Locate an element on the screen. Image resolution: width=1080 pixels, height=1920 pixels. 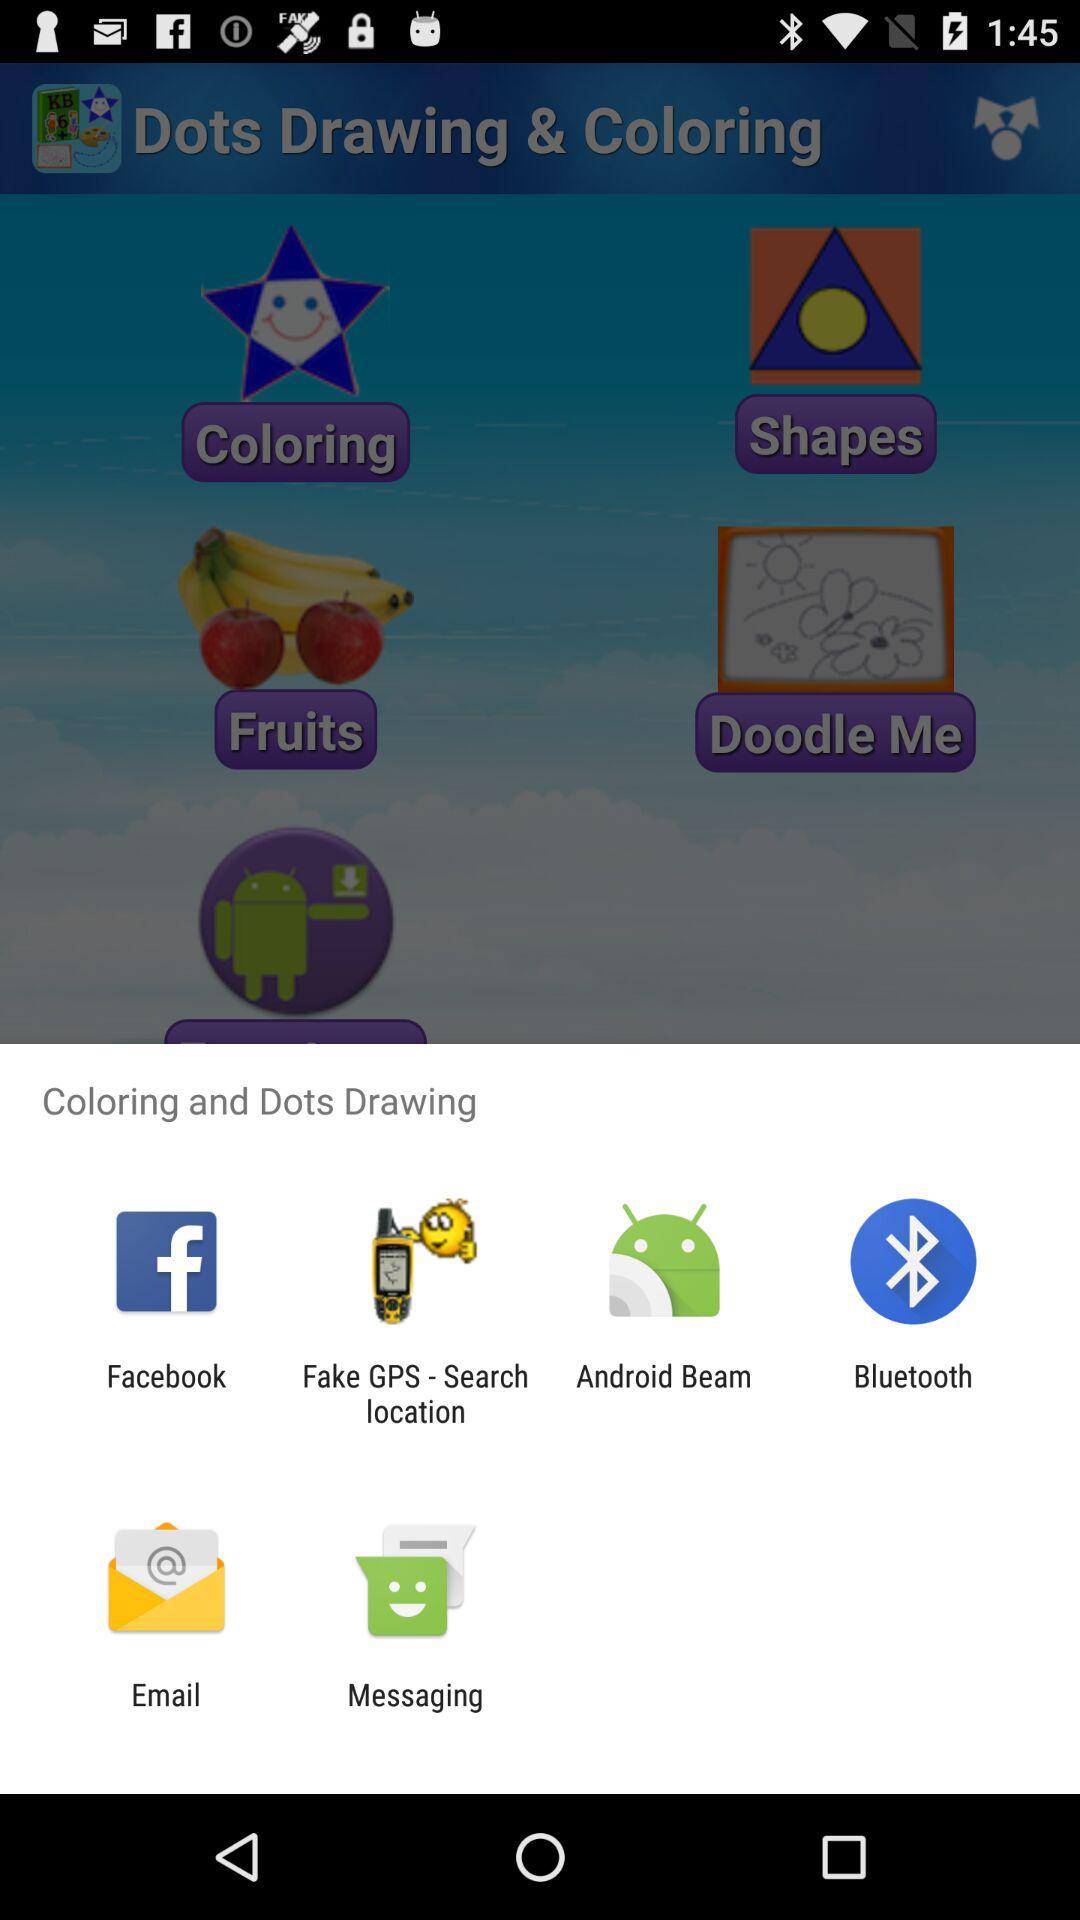
icon next to fake gps search item is located at coordinates (165, 1392).